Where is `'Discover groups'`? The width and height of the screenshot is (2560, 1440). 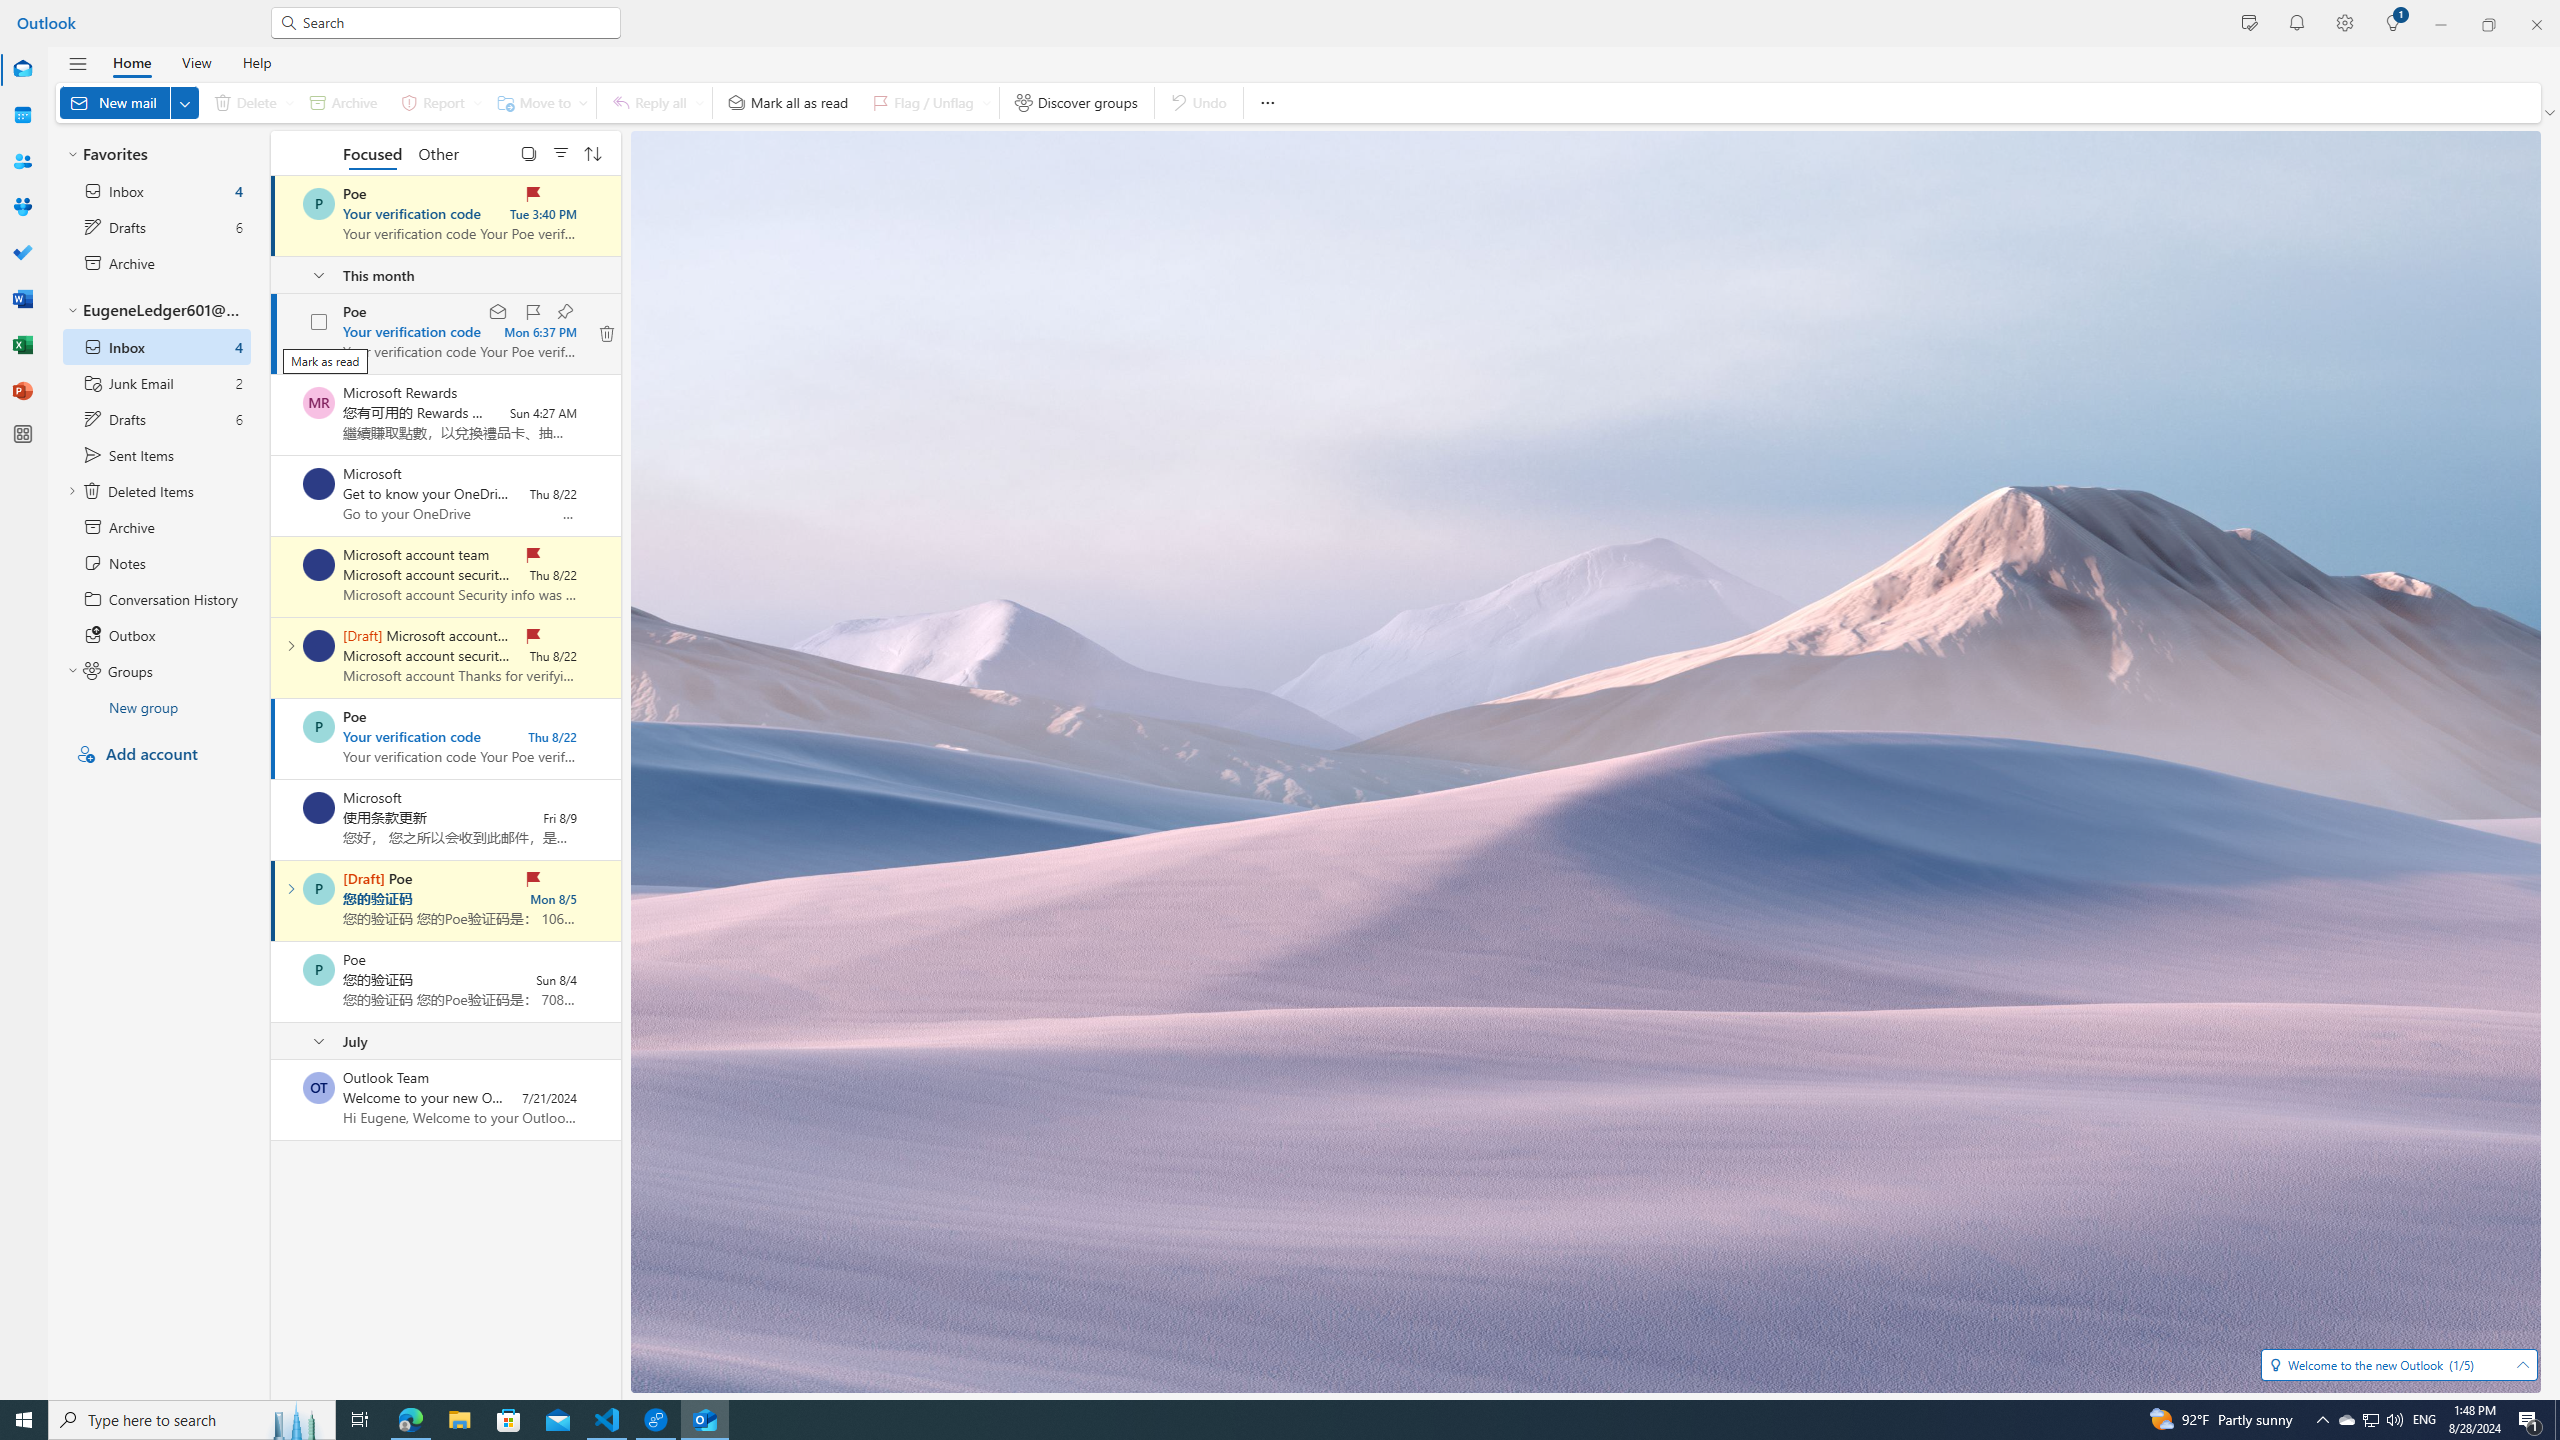 'Discover groups' is located at coordinates (1076, 102).